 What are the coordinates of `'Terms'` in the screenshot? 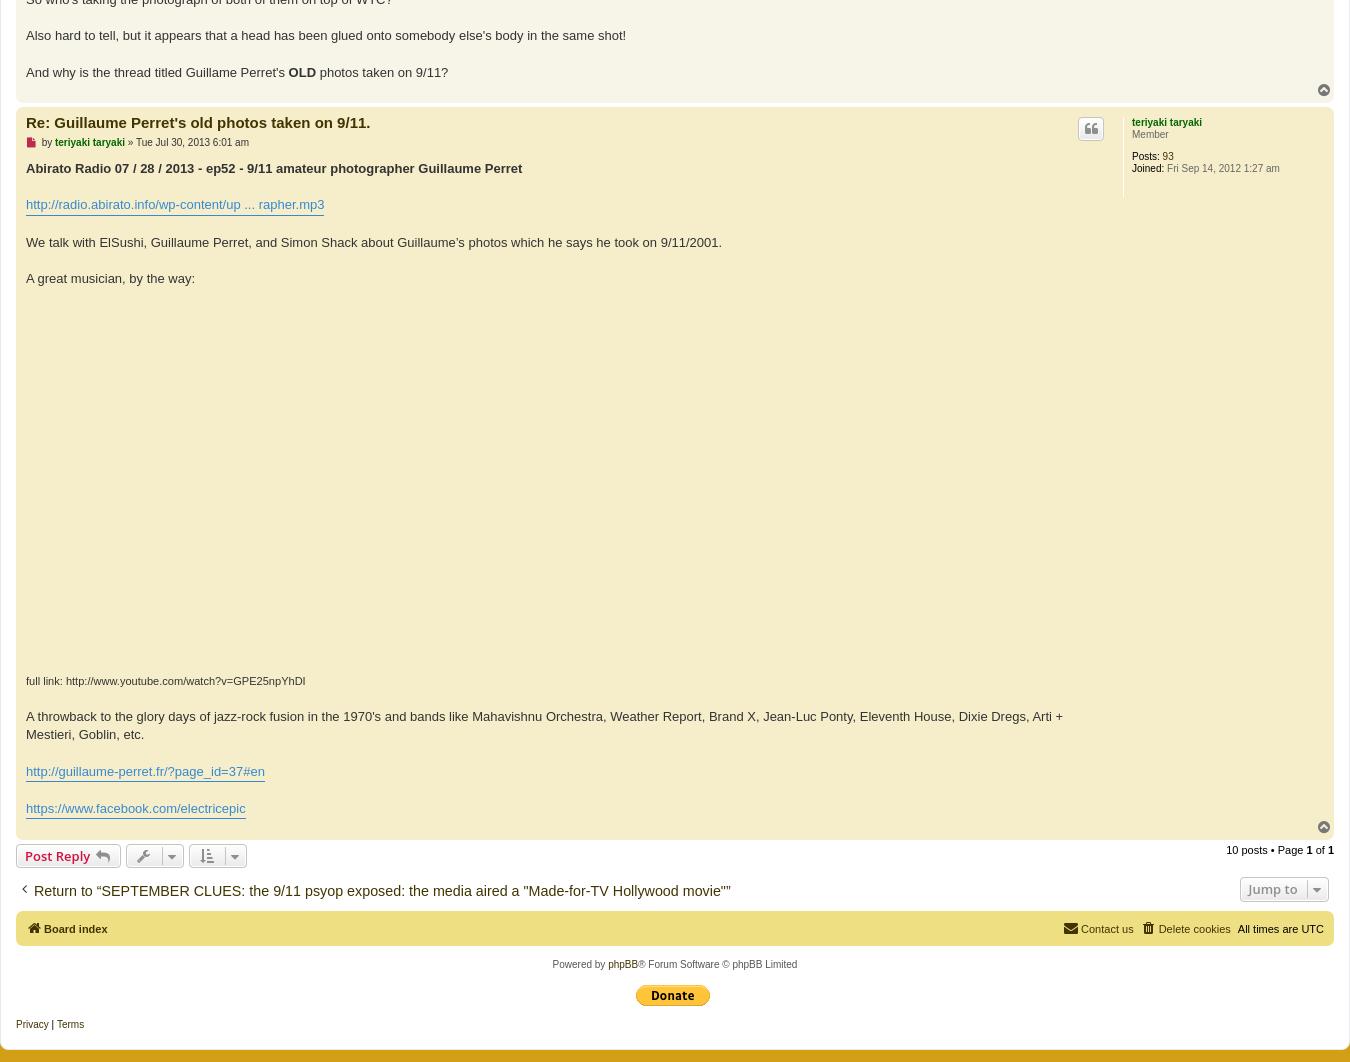 It's located at (69, 1022).